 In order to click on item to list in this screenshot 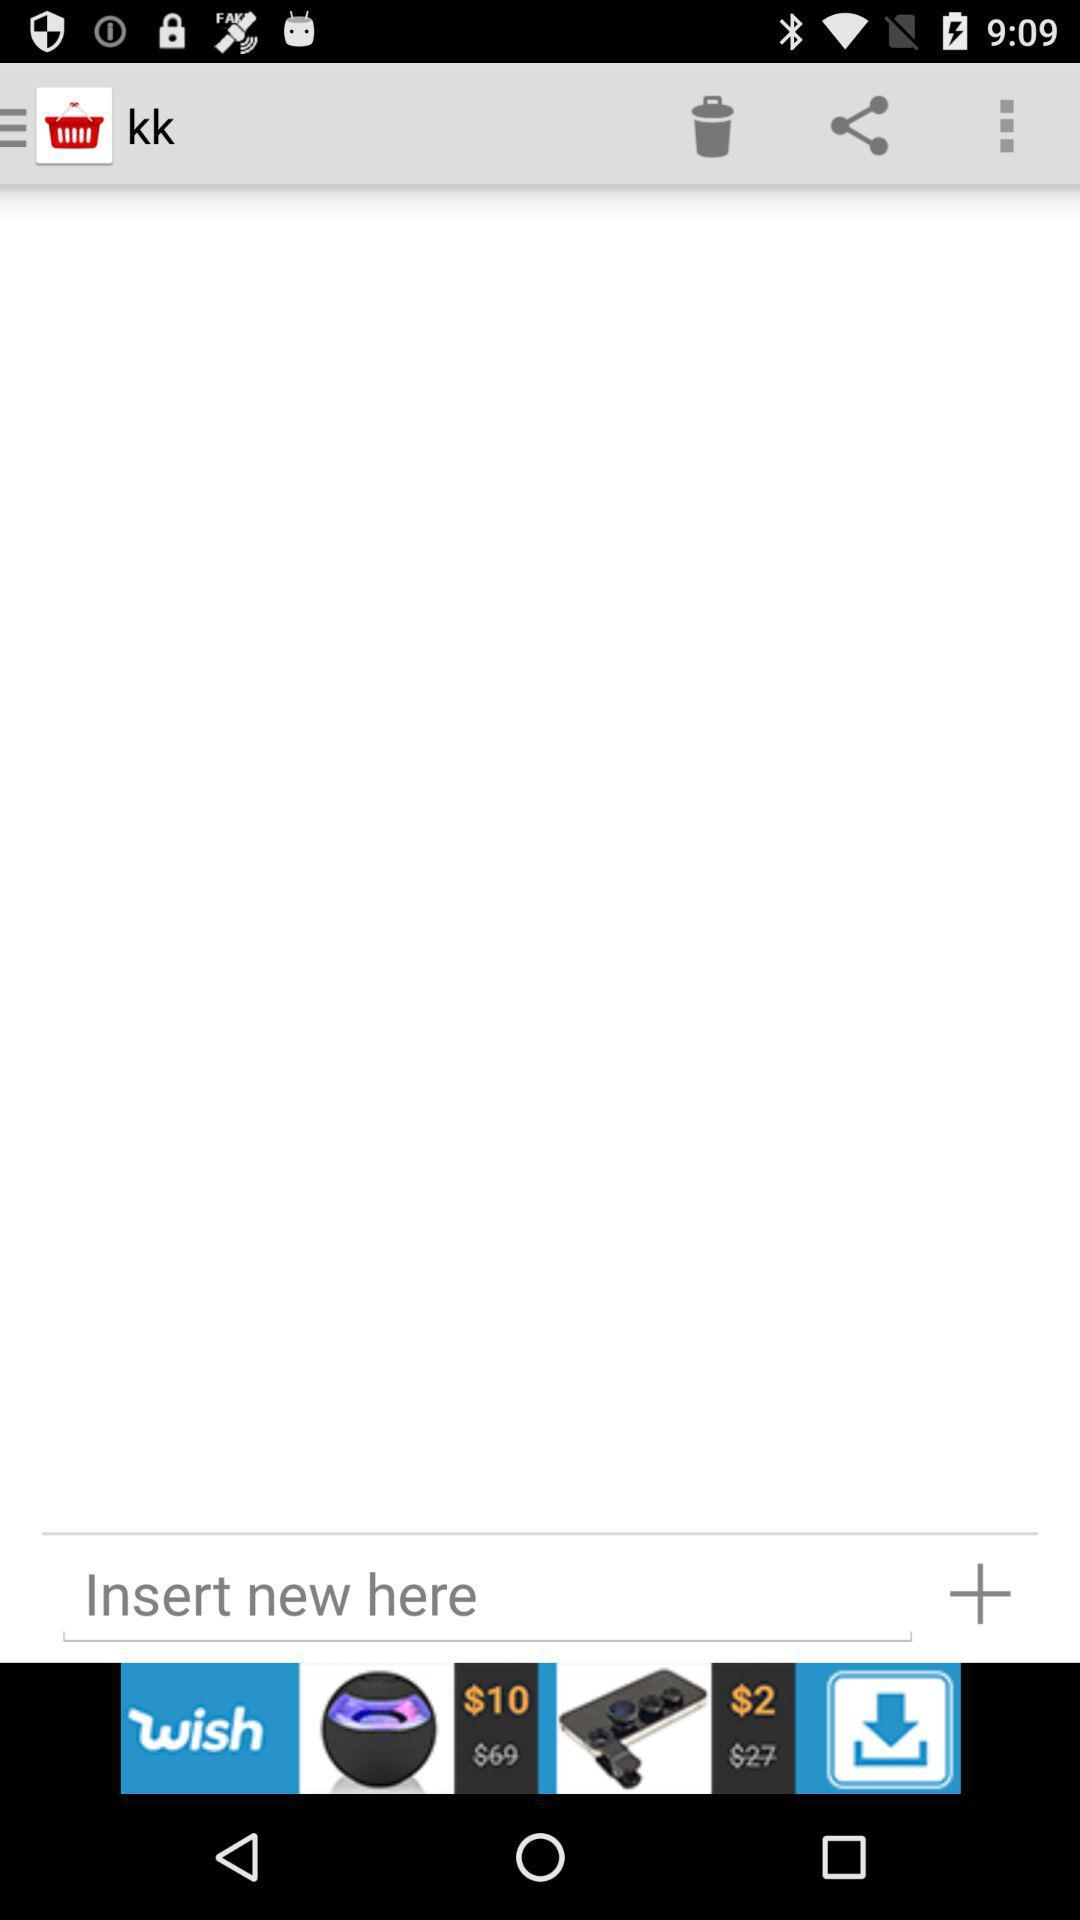, I will do `click(979, 1592)`.